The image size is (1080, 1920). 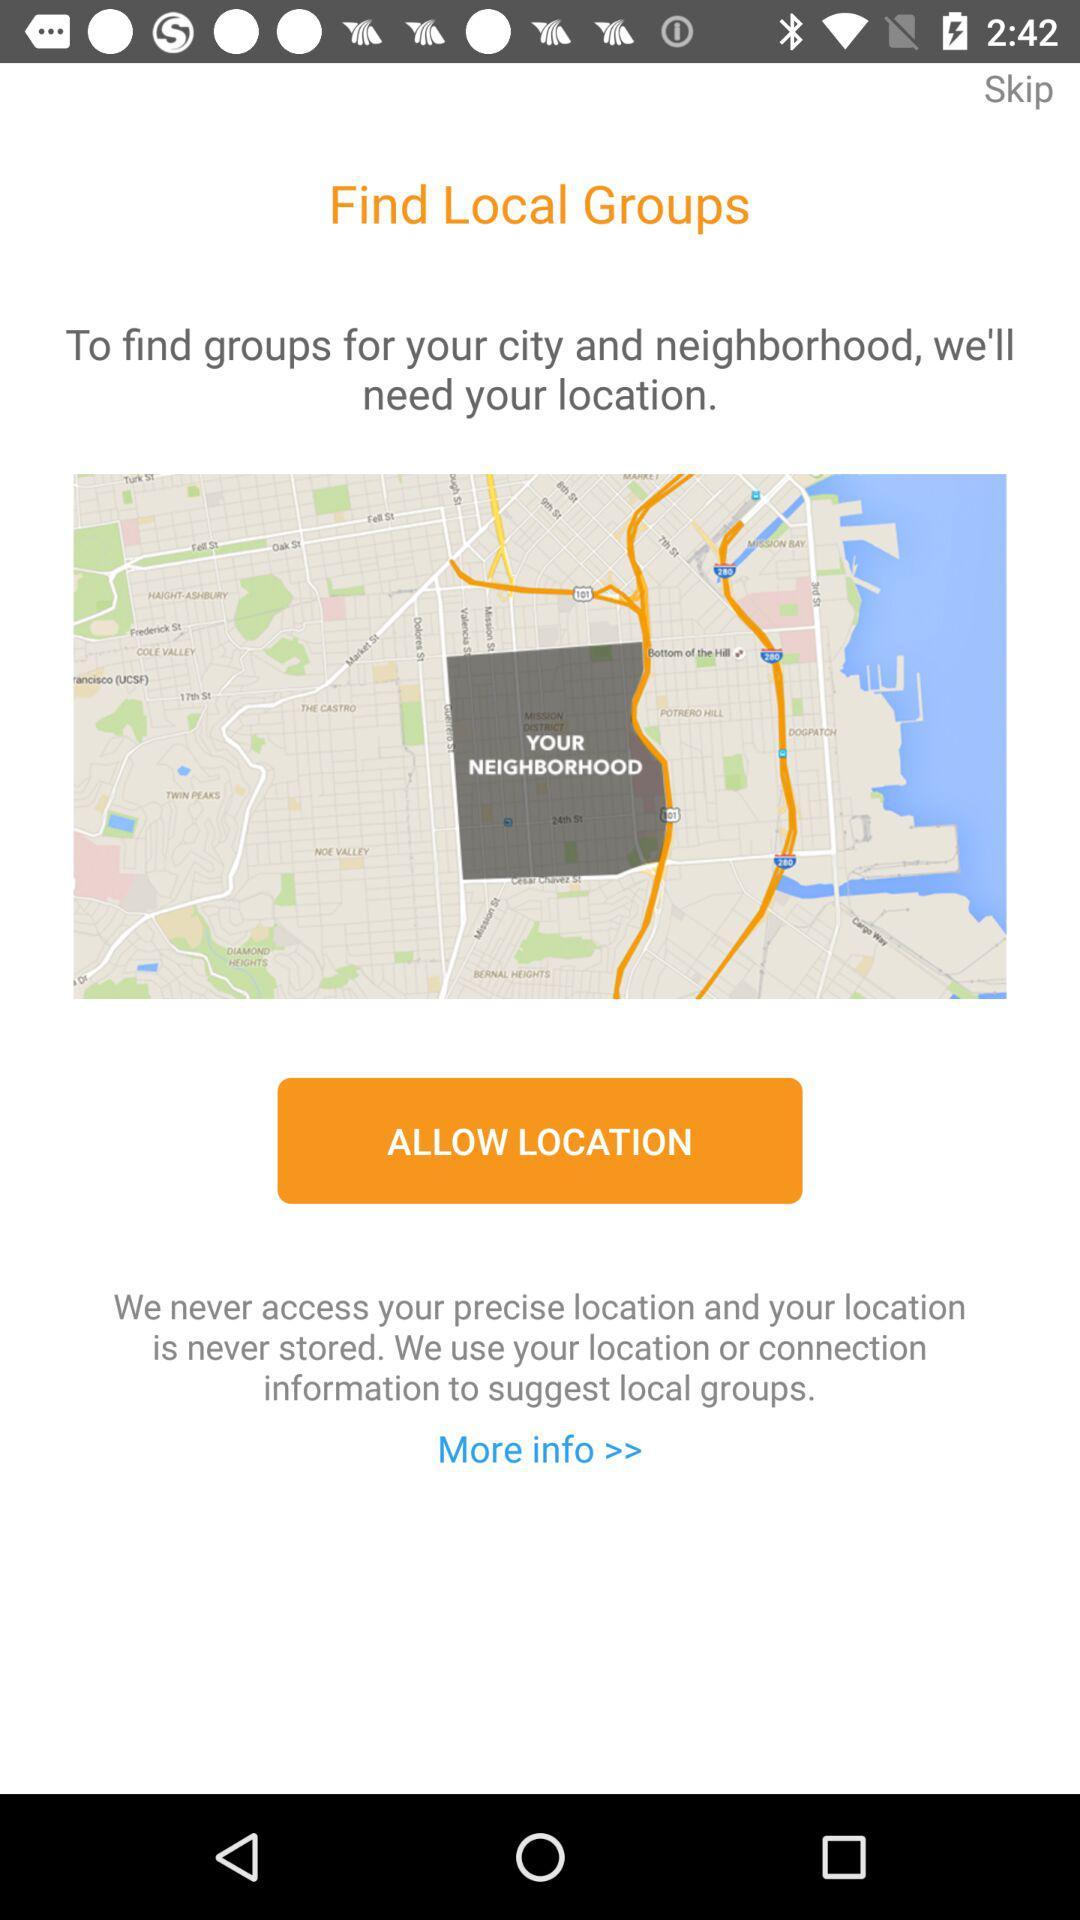 I want to click on the skip icon, so click(x=1018, y=101).